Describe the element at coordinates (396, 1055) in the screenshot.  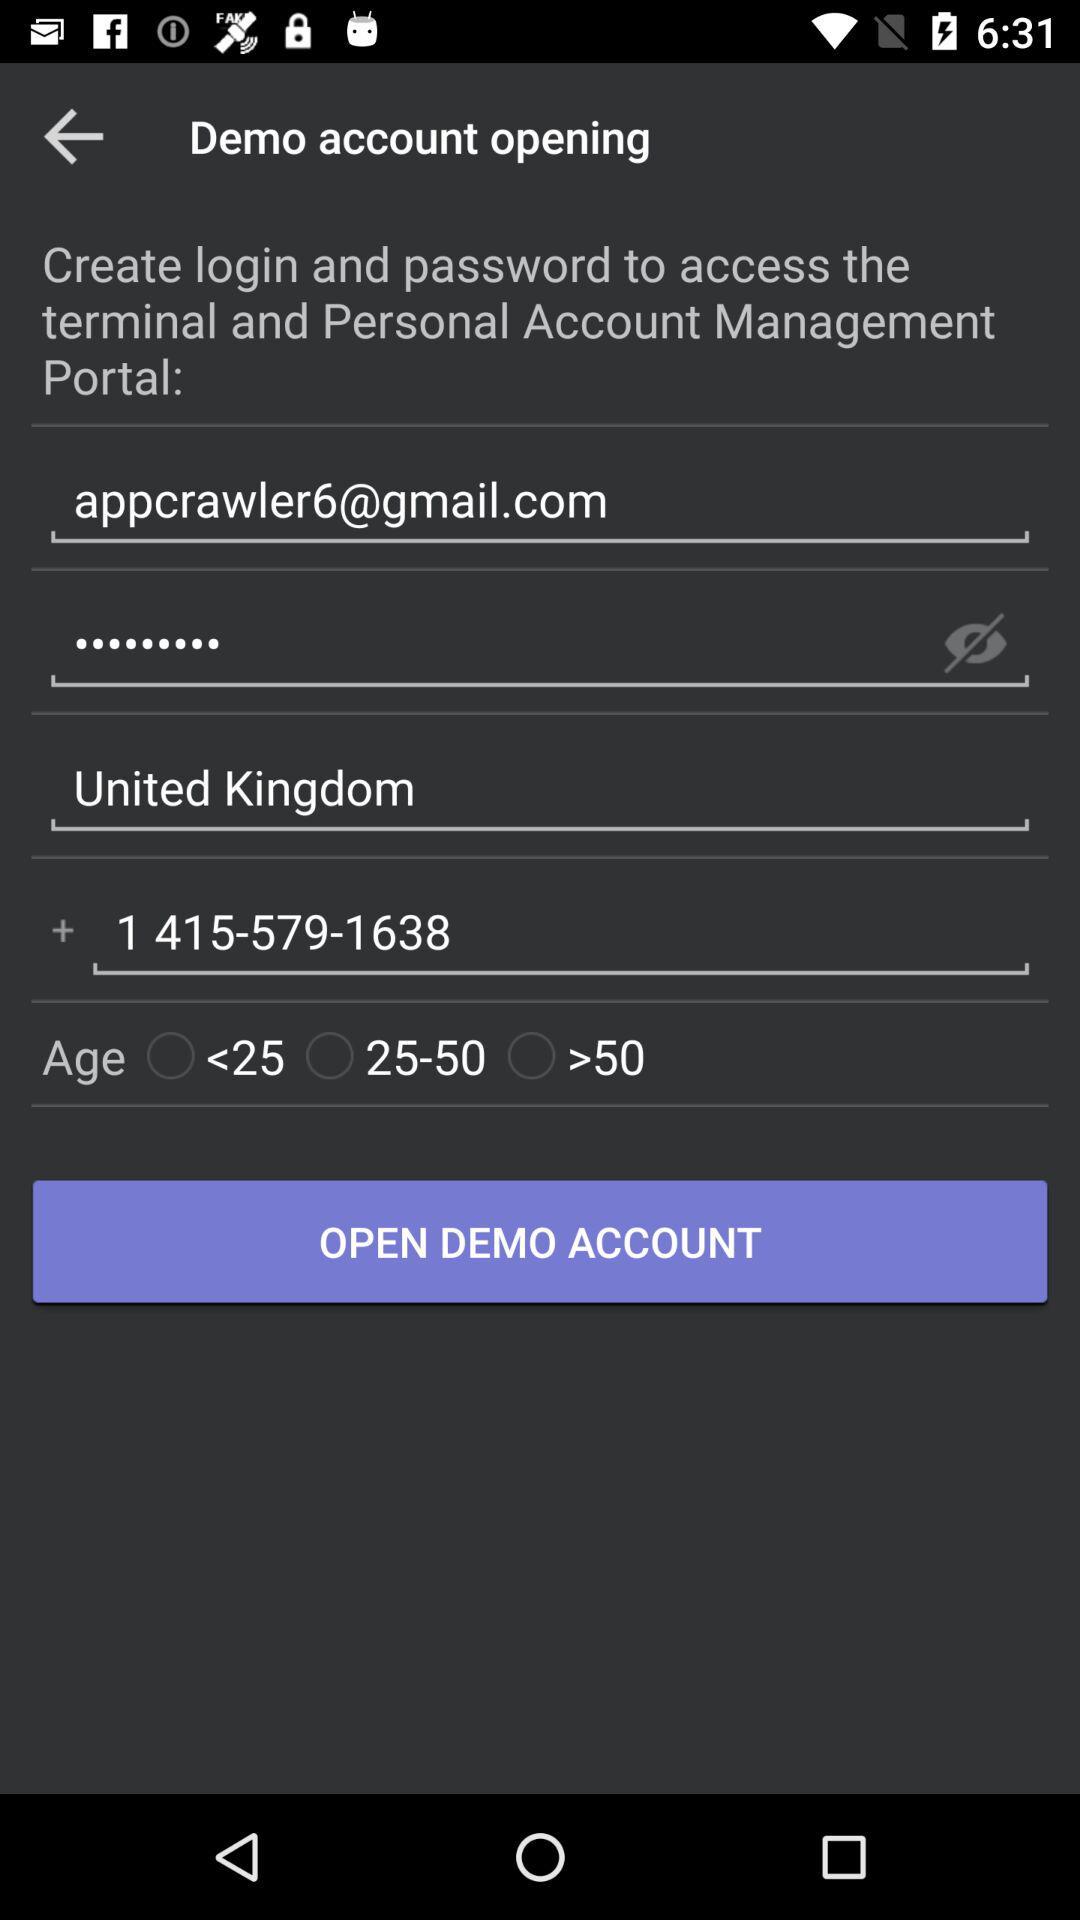
I see `25-50 icon` at that location.